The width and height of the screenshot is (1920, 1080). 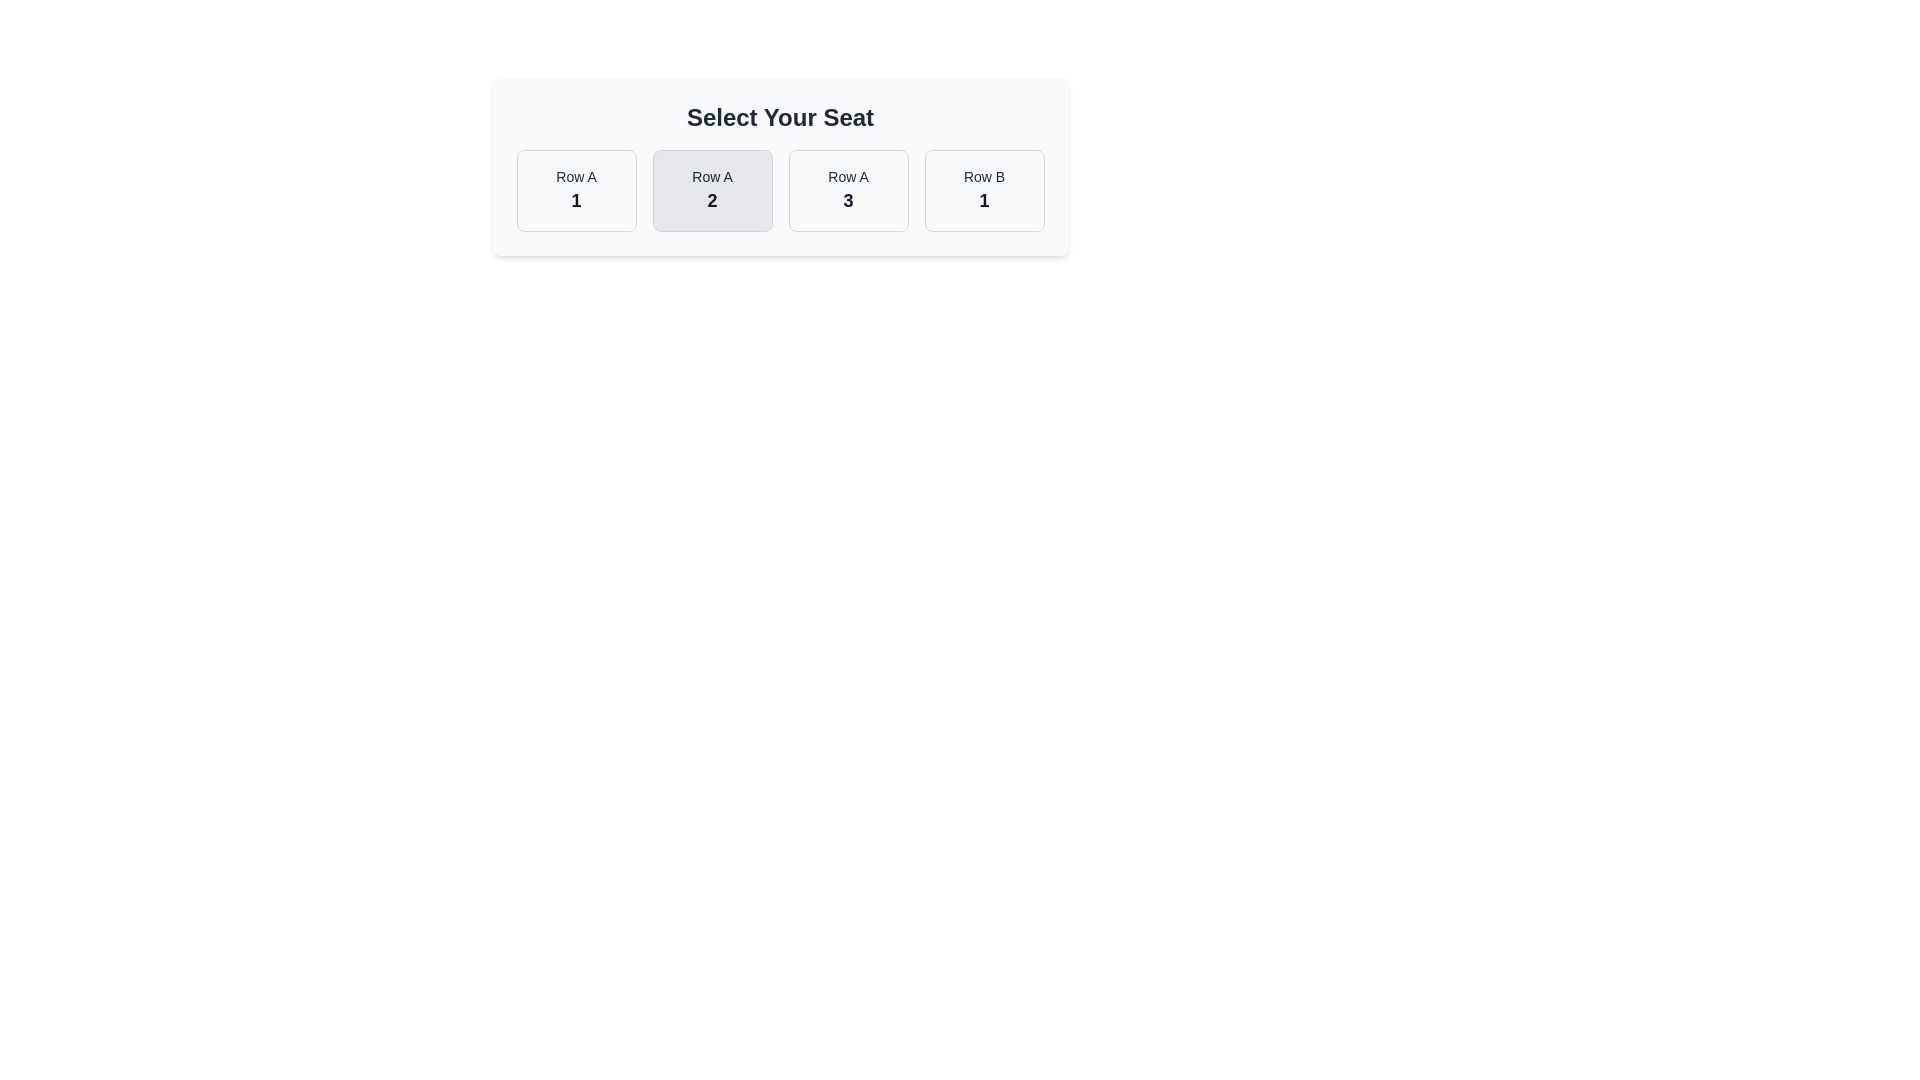 I want to click on the text label identifying 'Row A' in the third column of the grid layout under the 'Select Your Seat' header, so click(x=848, y=176).